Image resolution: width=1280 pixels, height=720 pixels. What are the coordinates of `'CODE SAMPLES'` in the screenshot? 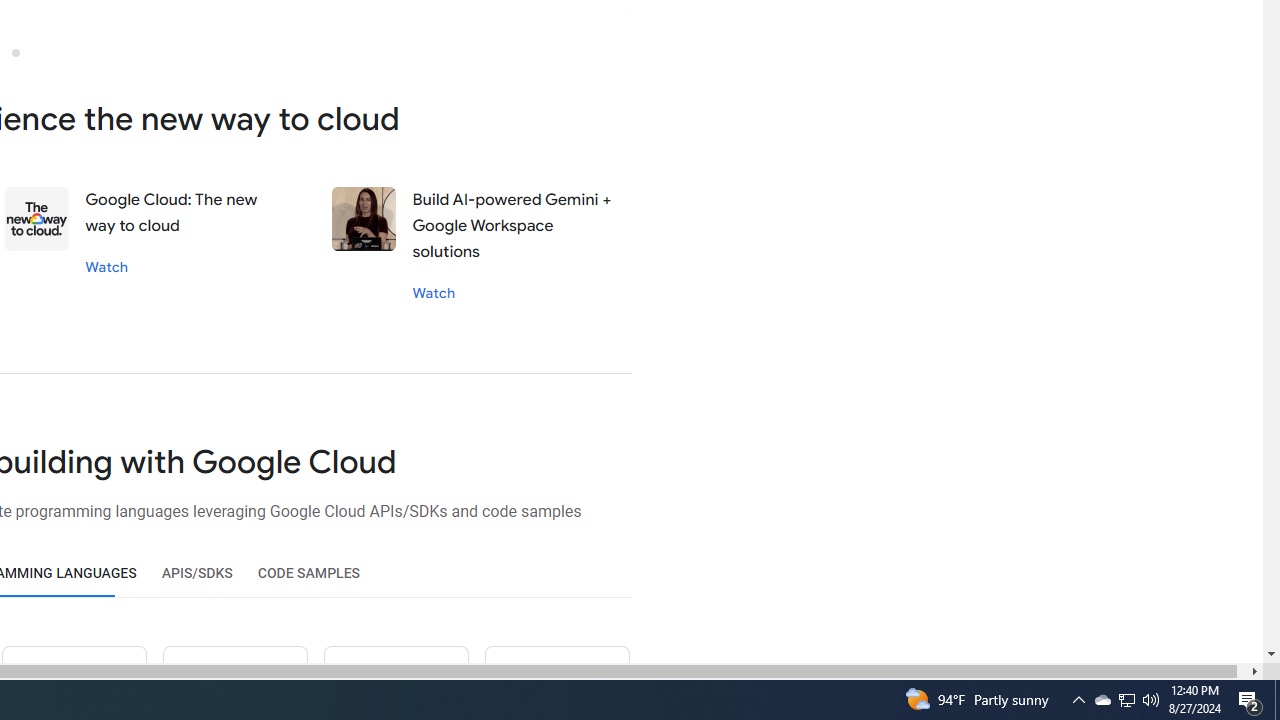 It's located at (308, 573).